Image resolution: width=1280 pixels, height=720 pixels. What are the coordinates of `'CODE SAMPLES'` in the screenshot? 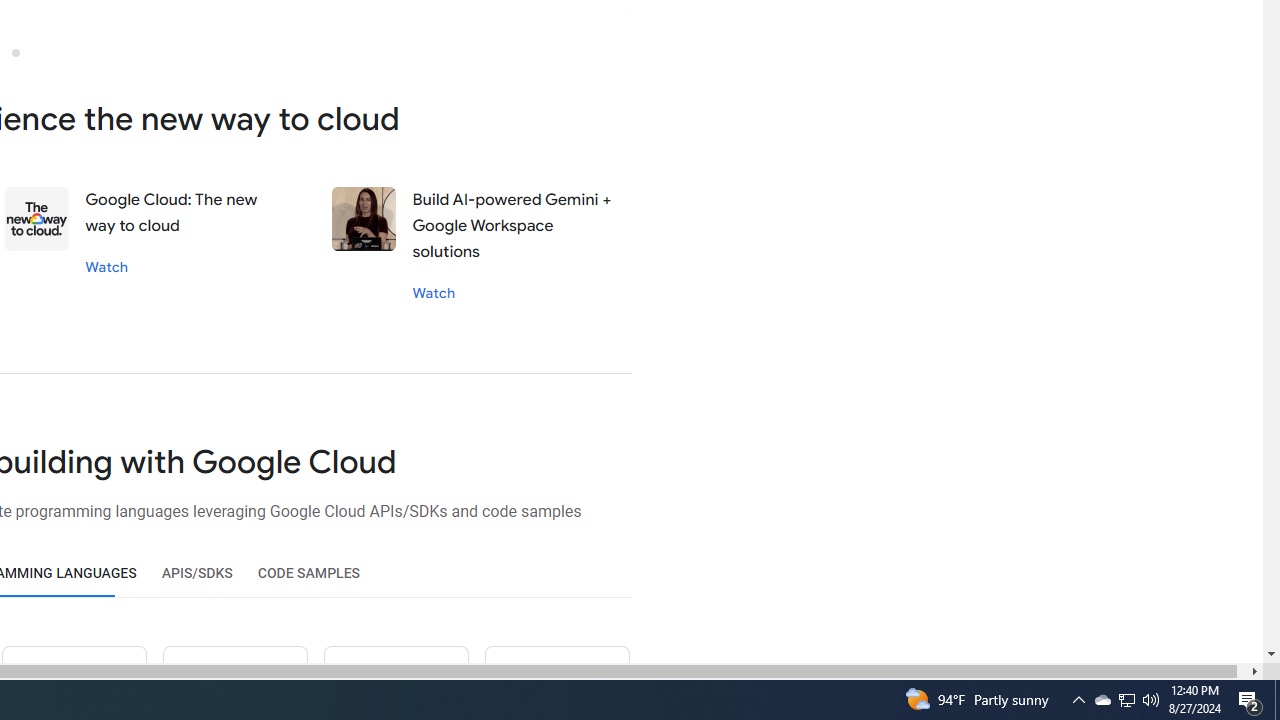 It's located at (308, 573).